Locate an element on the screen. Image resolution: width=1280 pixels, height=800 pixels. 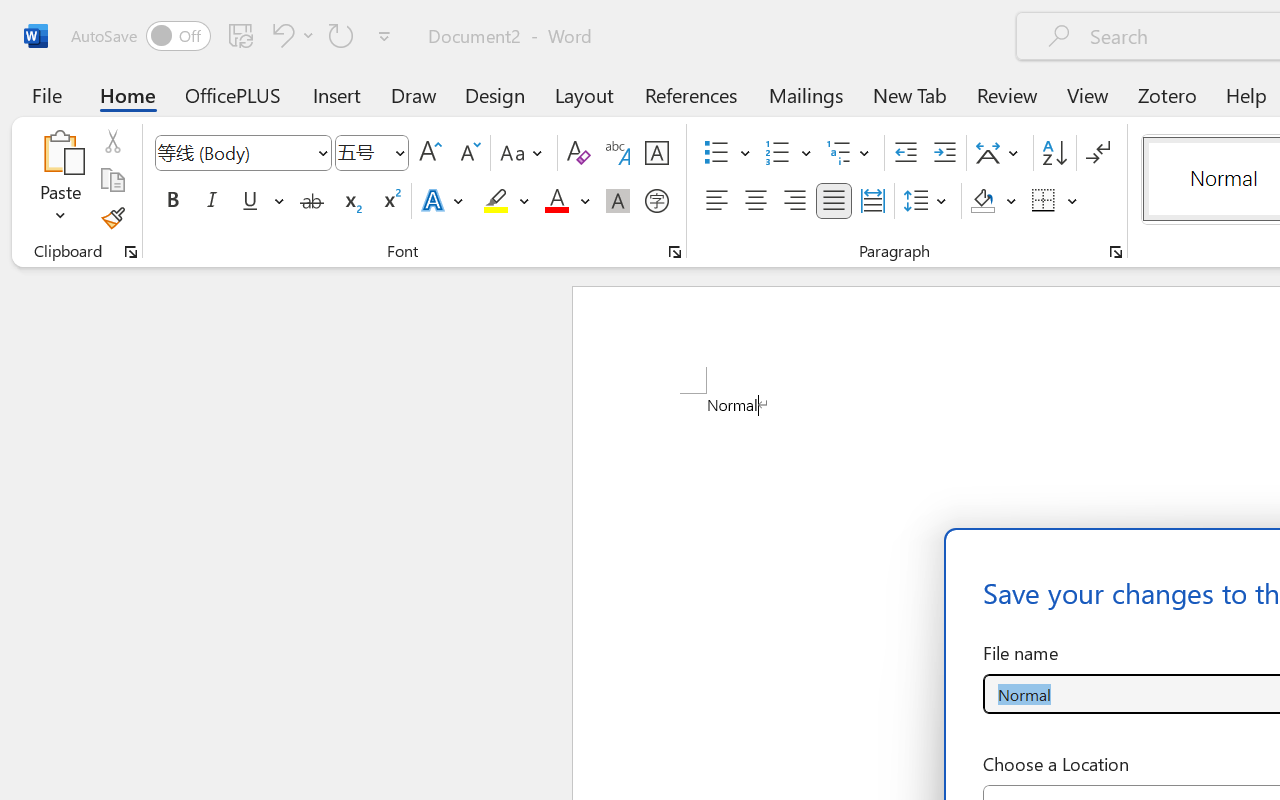
'Copy' is located at coordinates (111, 179).